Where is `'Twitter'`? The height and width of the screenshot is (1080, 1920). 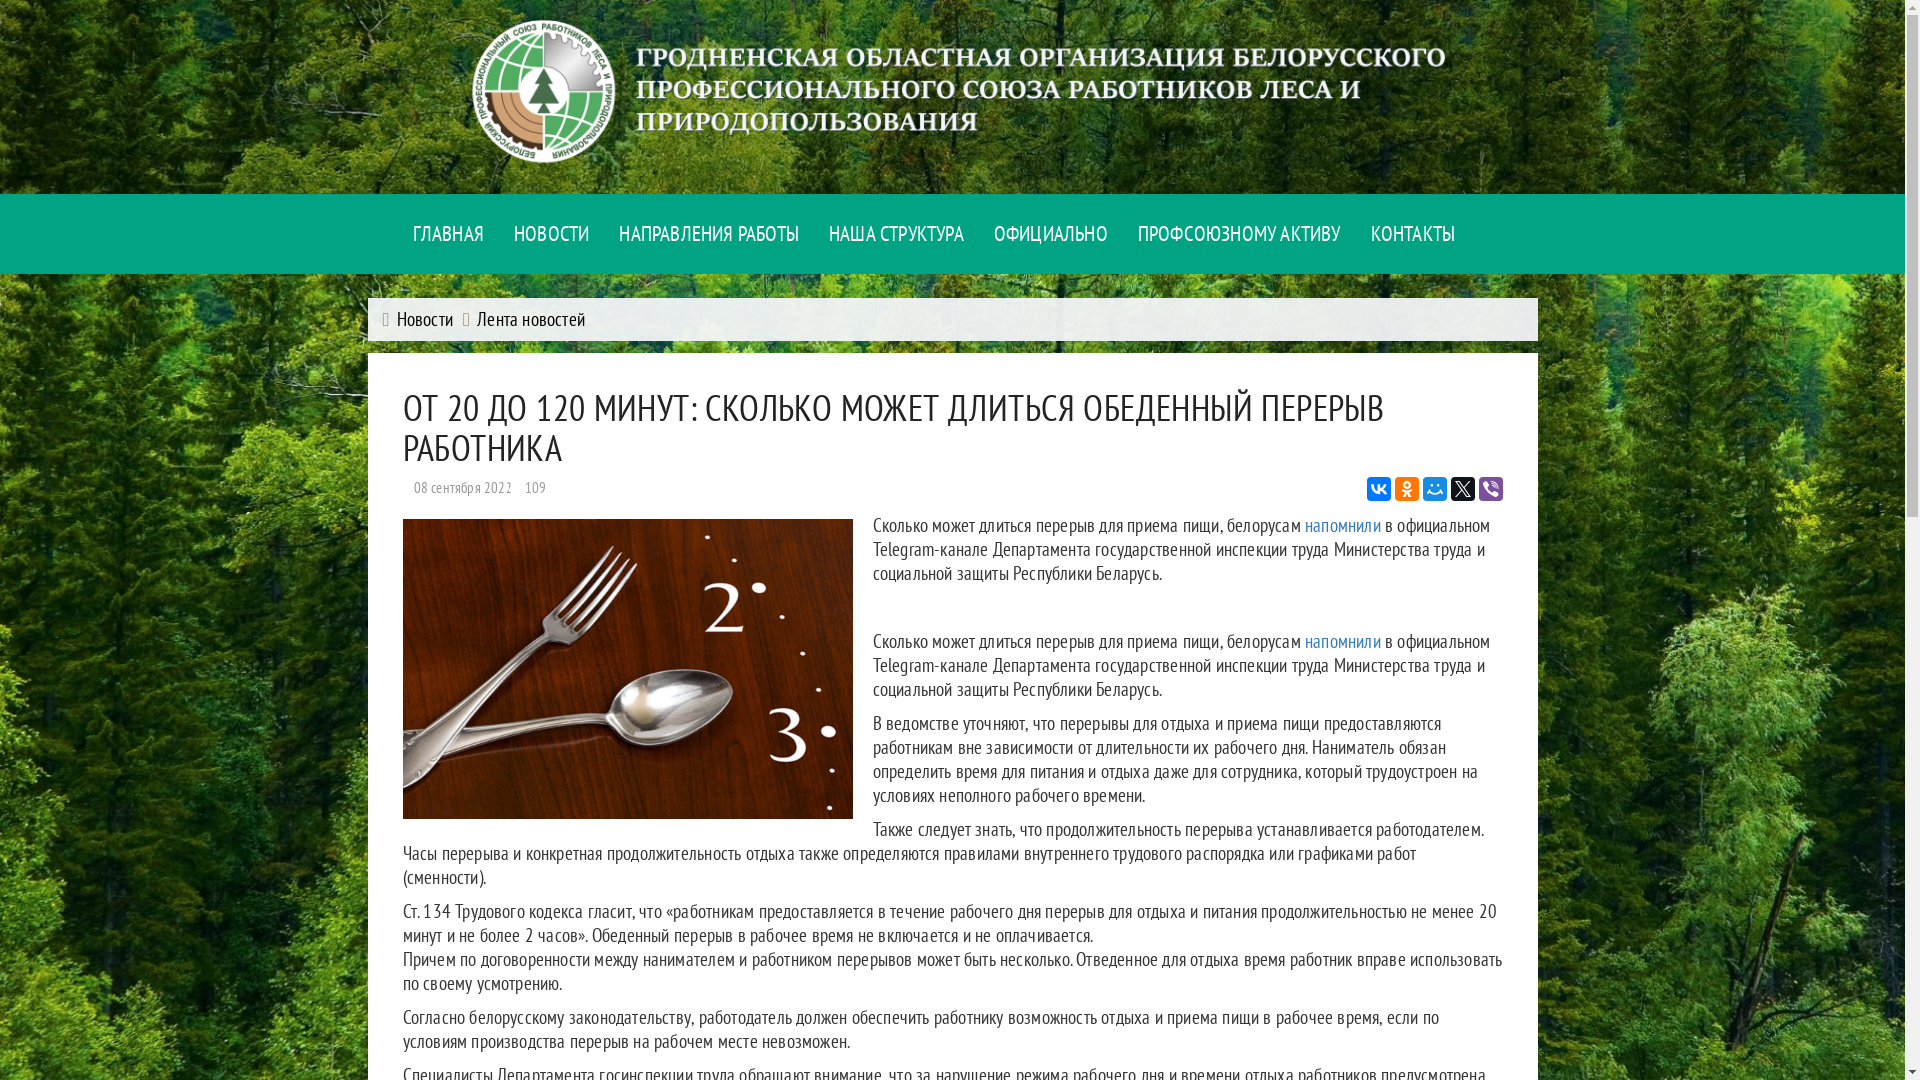
'Twitter' is located at coordinates (1462, 489).